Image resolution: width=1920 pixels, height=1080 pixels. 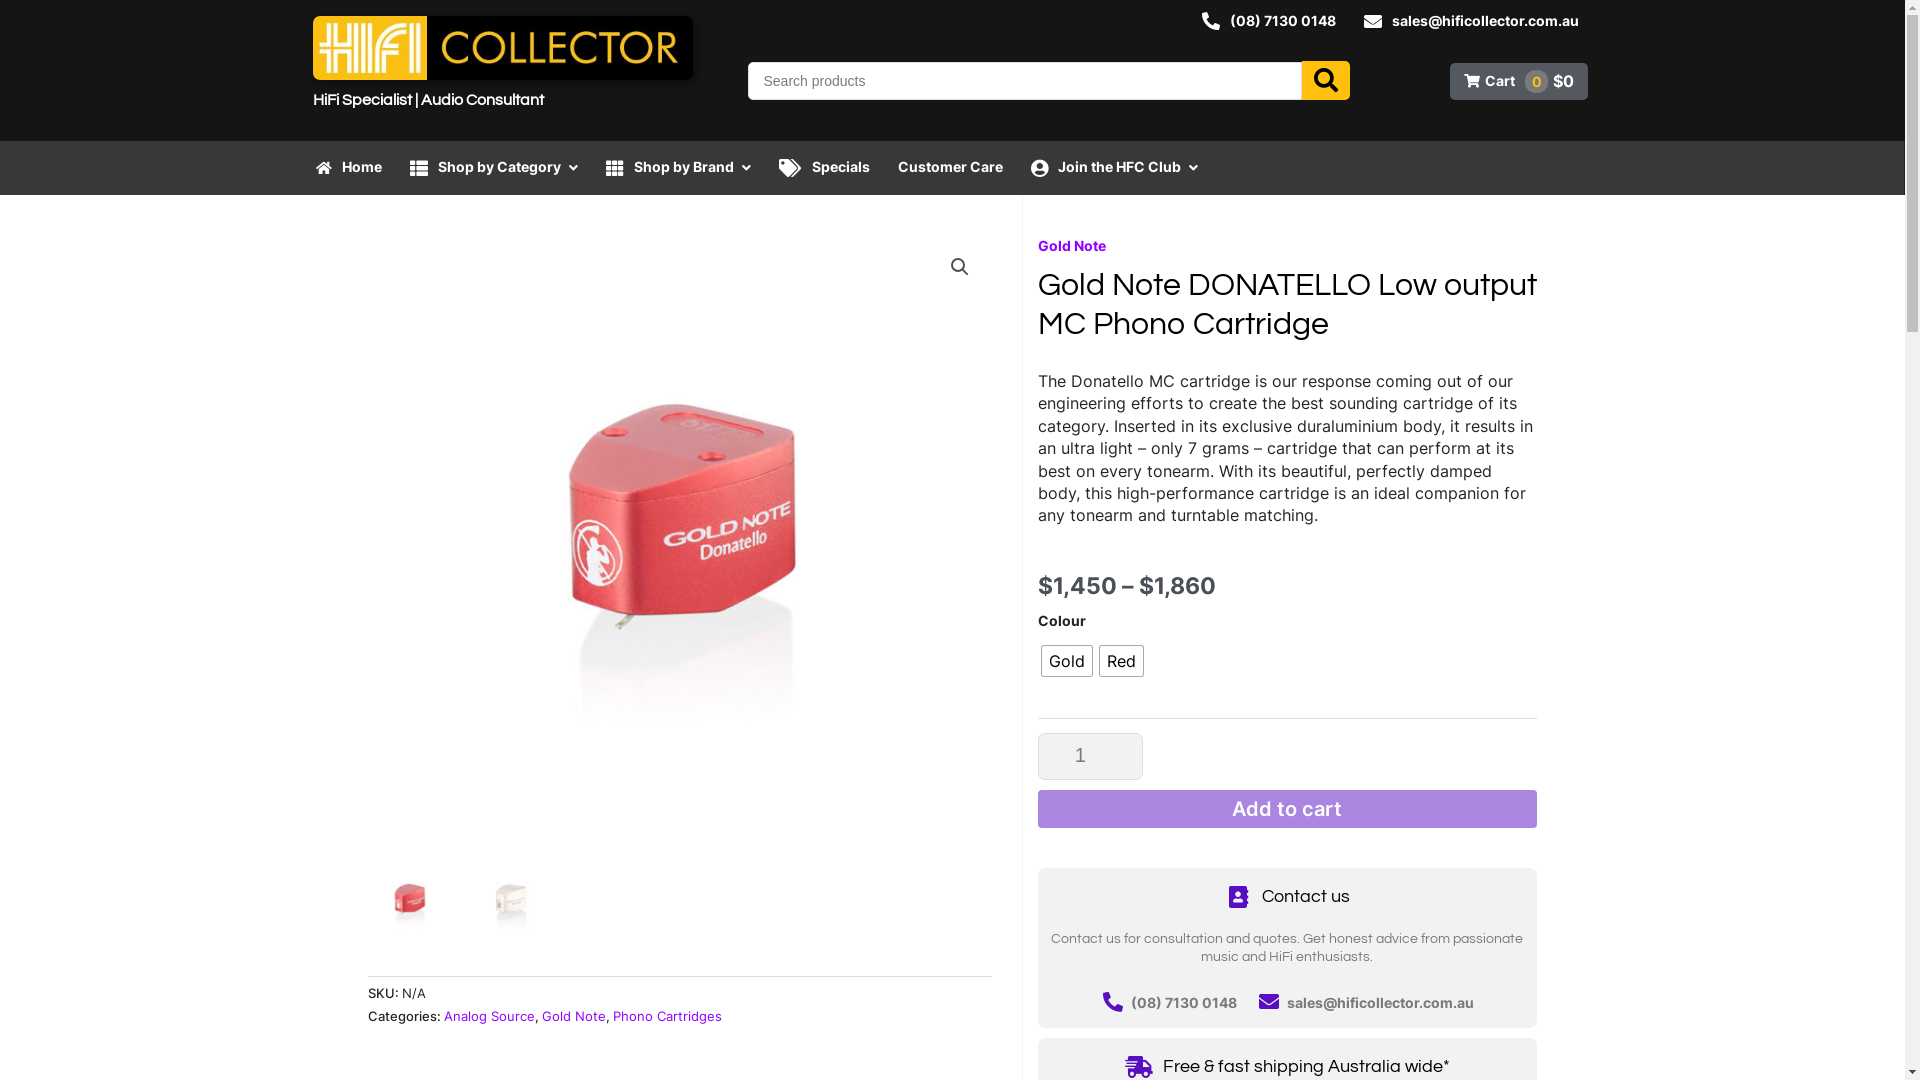 I want to click on 'sales@hificollector.com.au', so click(x=1471, y=20).